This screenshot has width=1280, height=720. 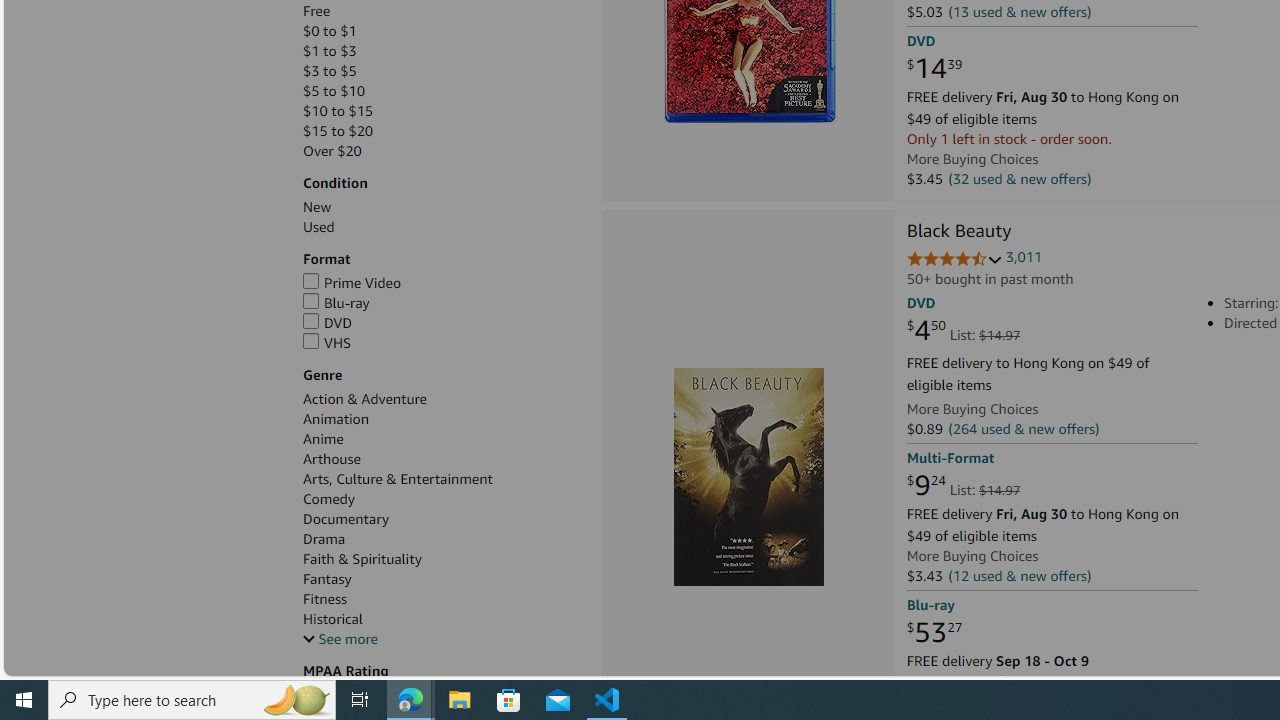 I want to click on '$14.39', so click(x=933, y=68).